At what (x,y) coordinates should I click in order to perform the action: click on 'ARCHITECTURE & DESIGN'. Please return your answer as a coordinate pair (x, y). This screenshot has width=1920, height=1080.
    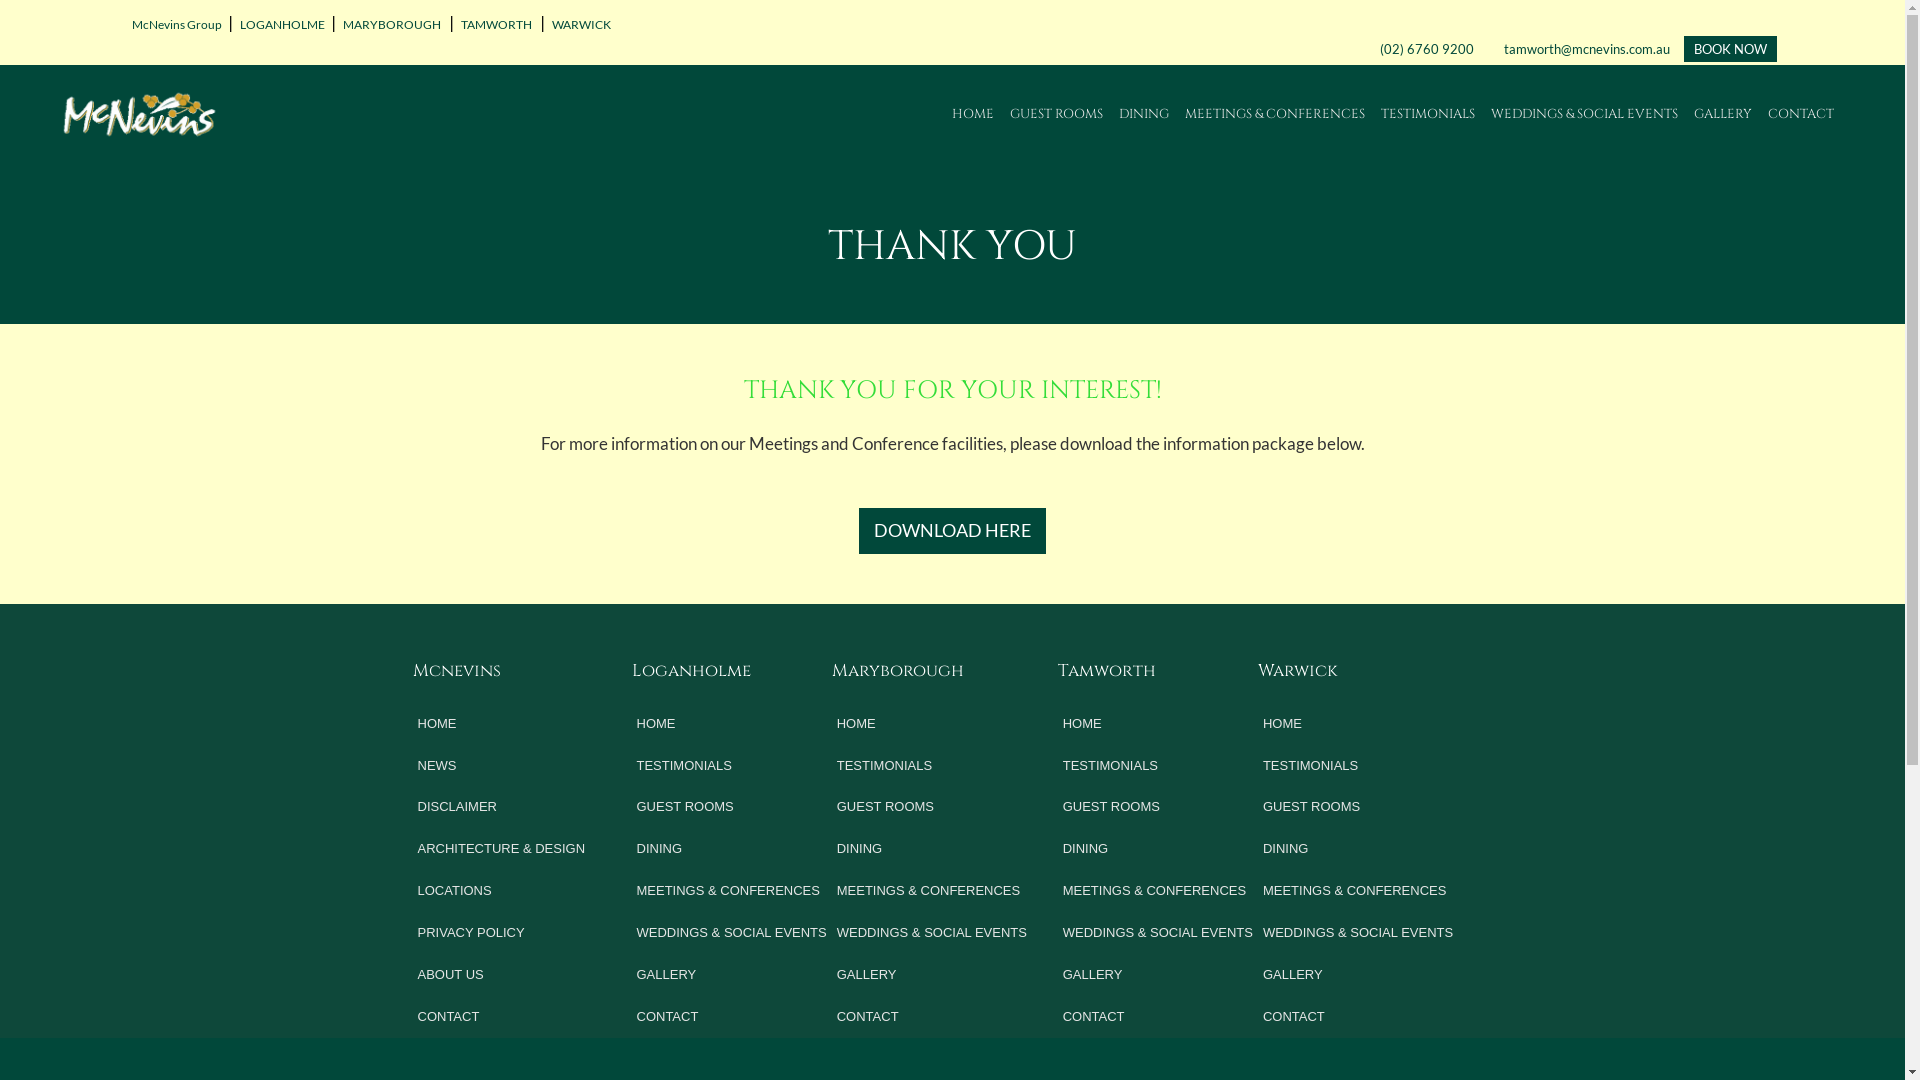
    Looking at the image, I should click on (503, 848).